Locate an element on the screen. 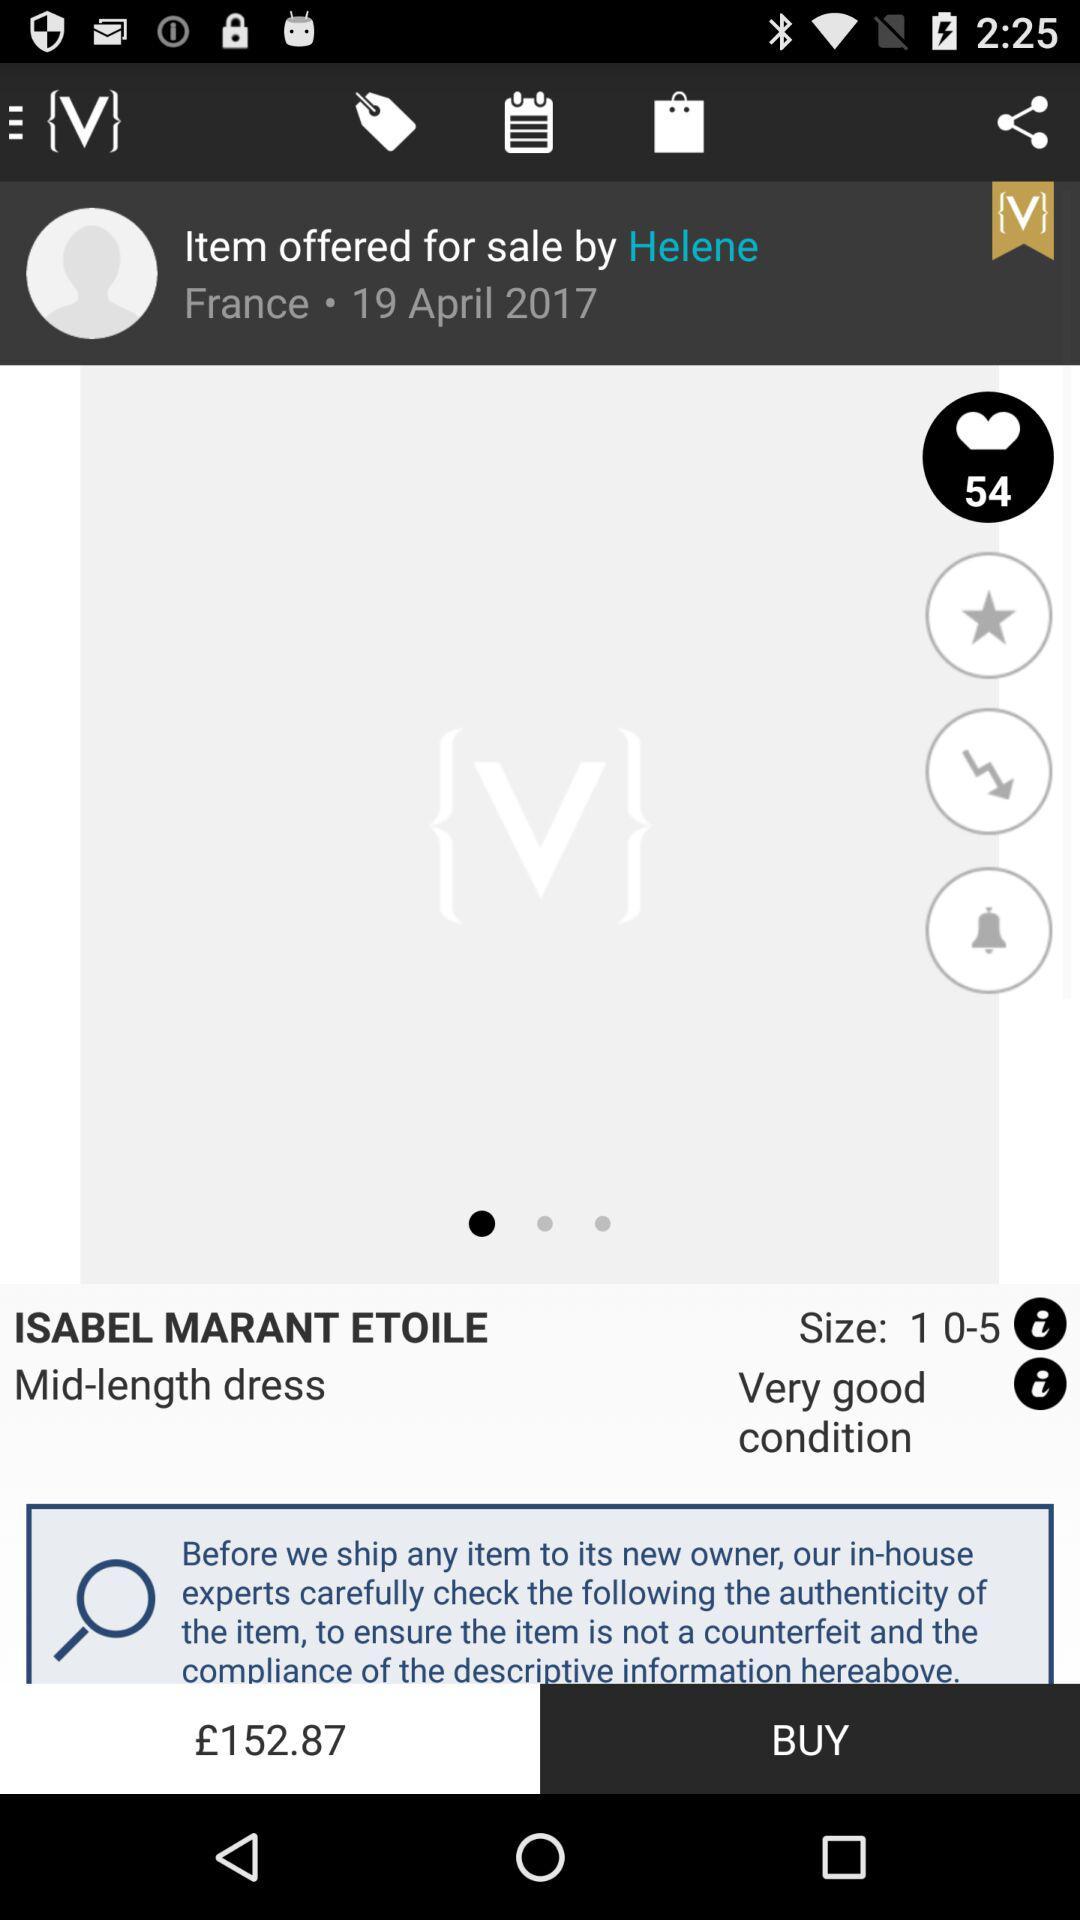  the item offered for icon is located at coordinates (471, 243).